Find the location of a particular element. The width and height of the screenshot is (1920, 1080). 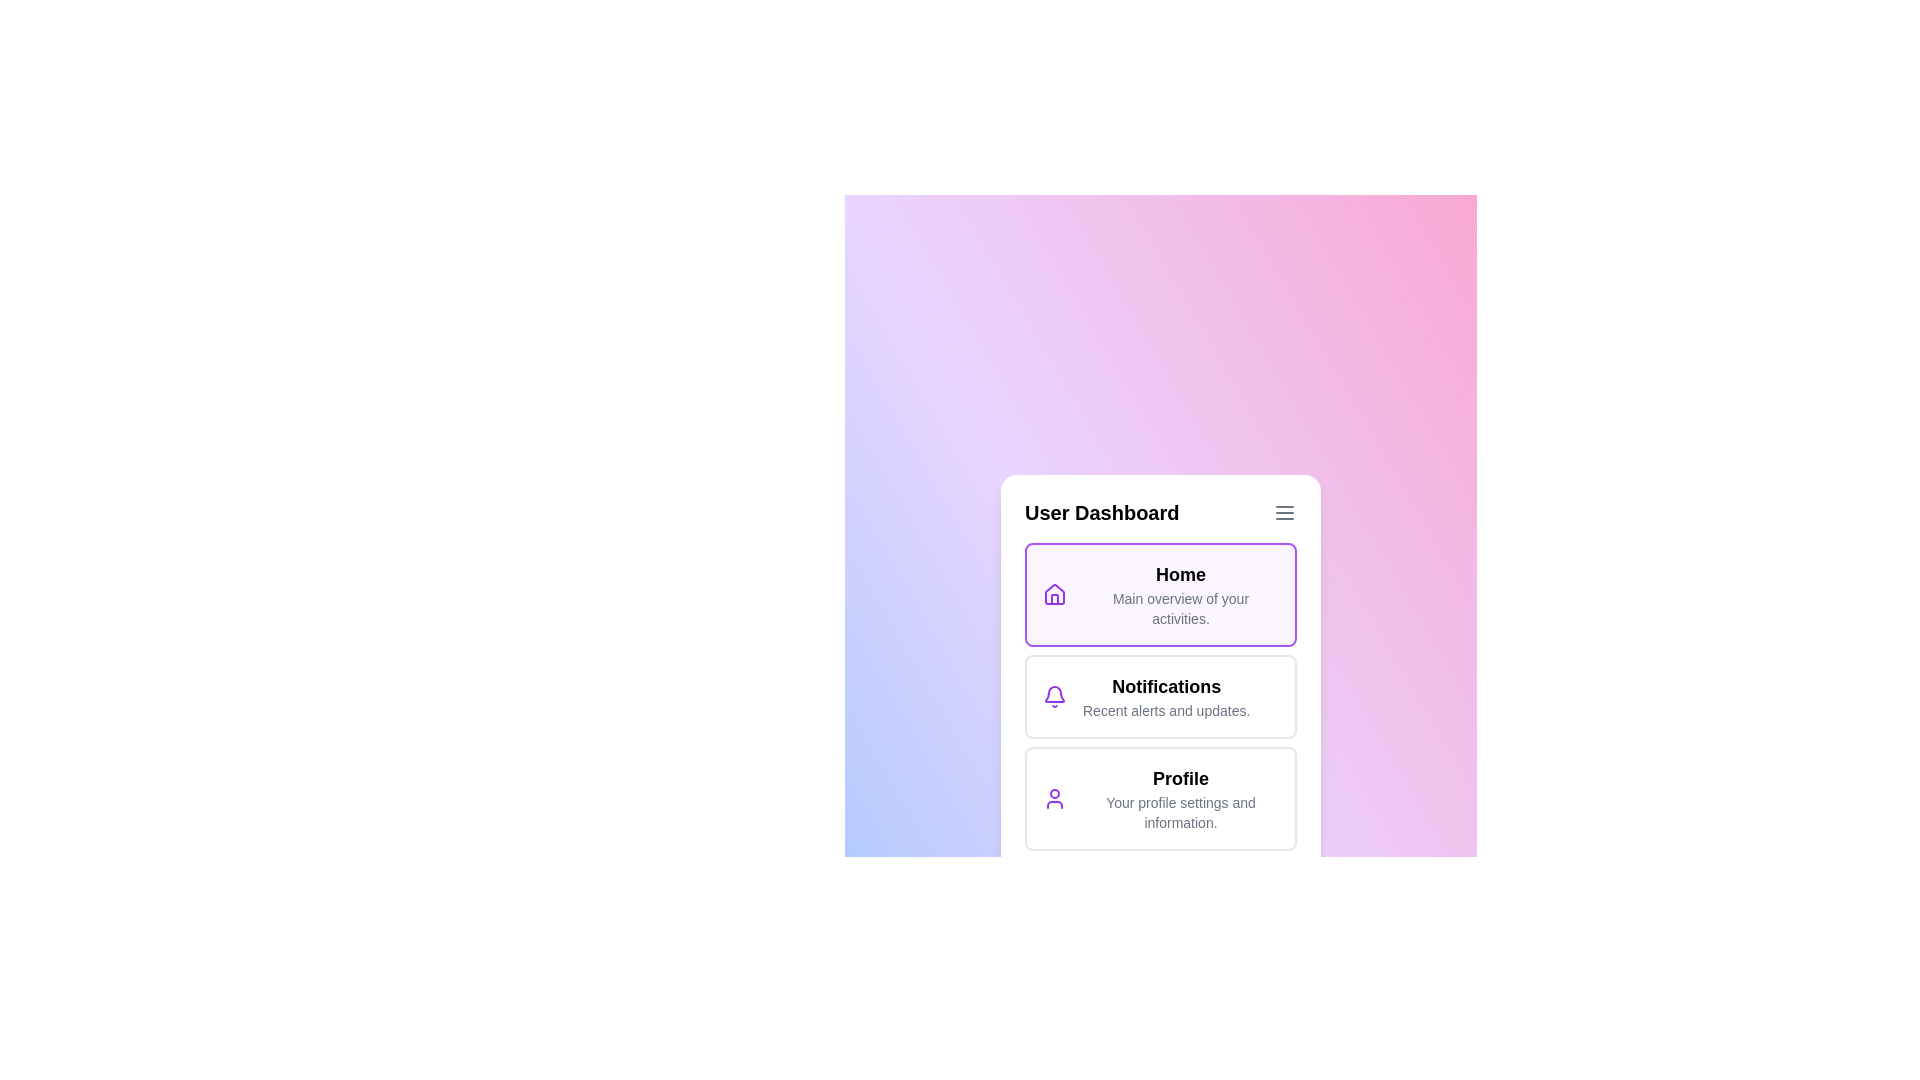

the menu item corresponding to Notifications is located at coordinates (1161, 696).